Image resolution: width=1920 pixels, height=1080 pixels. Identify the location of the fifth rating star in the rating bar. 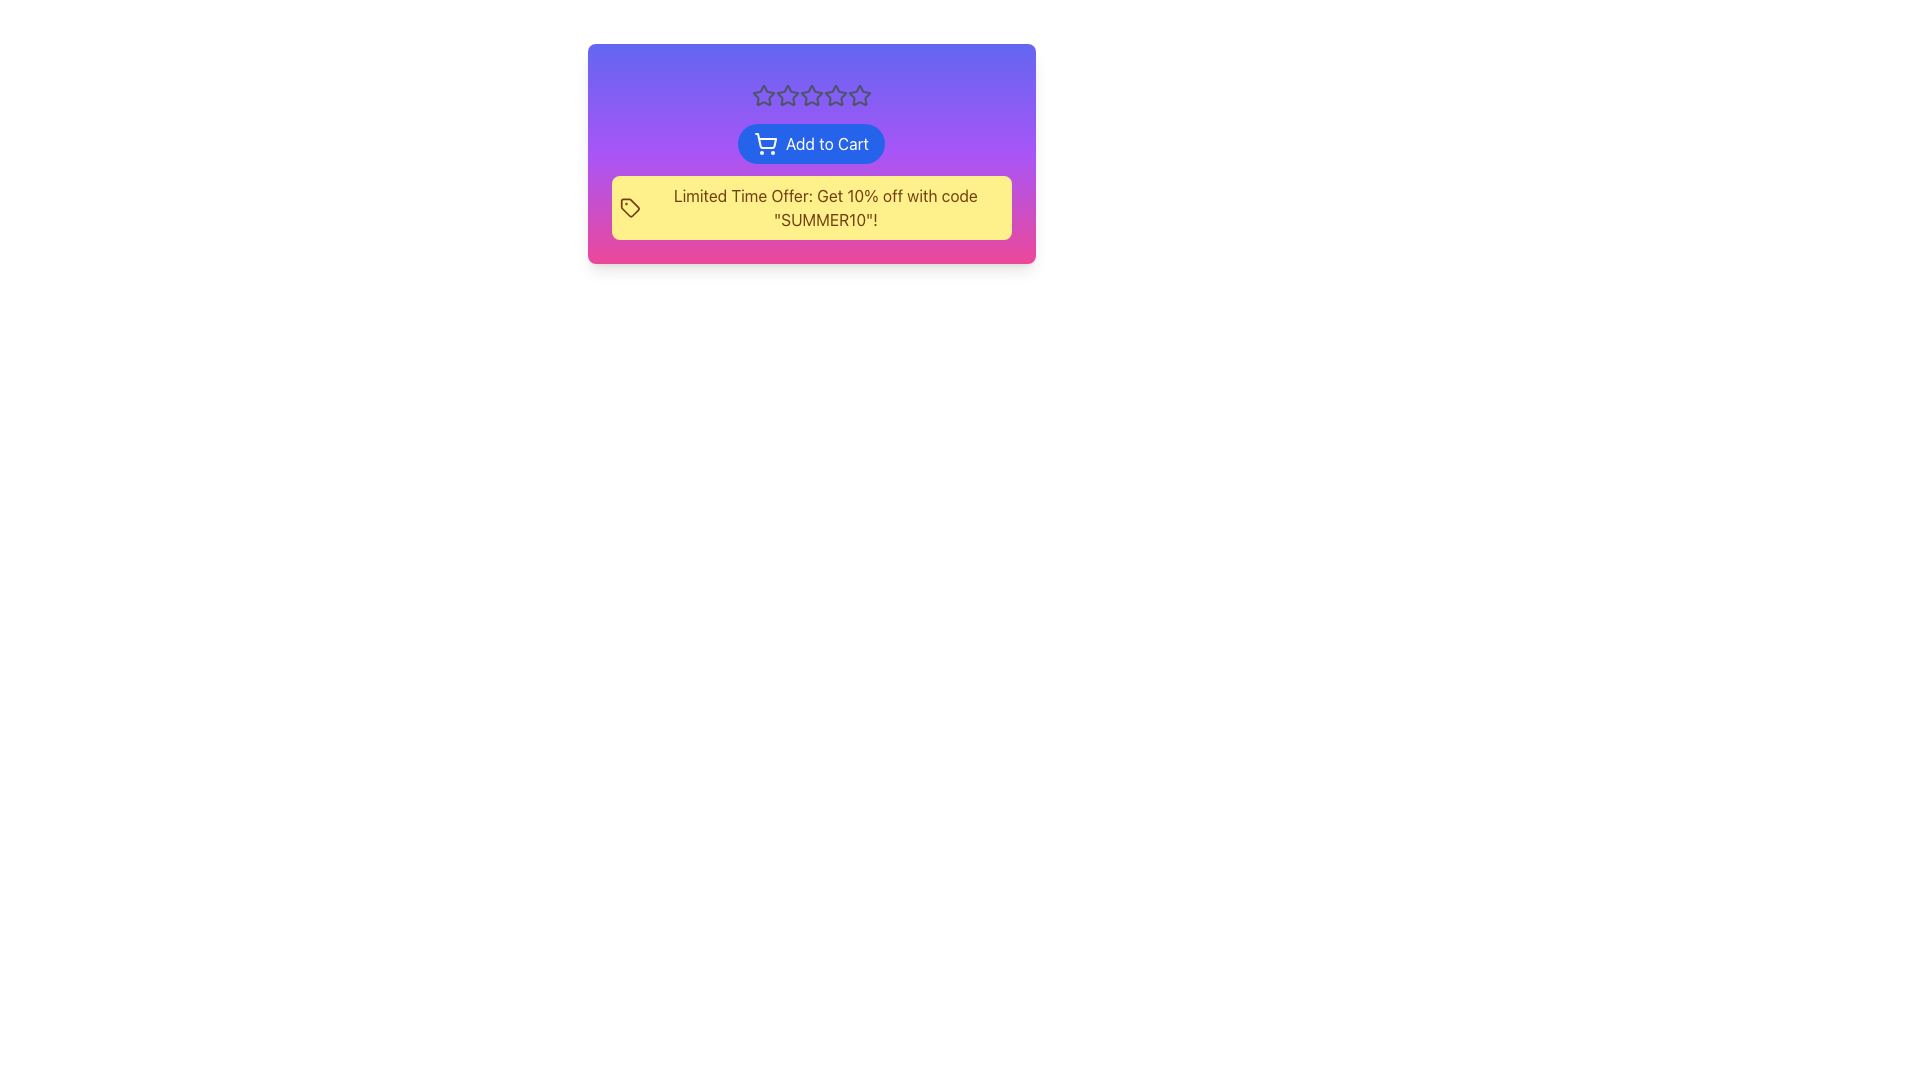
(835, 96).